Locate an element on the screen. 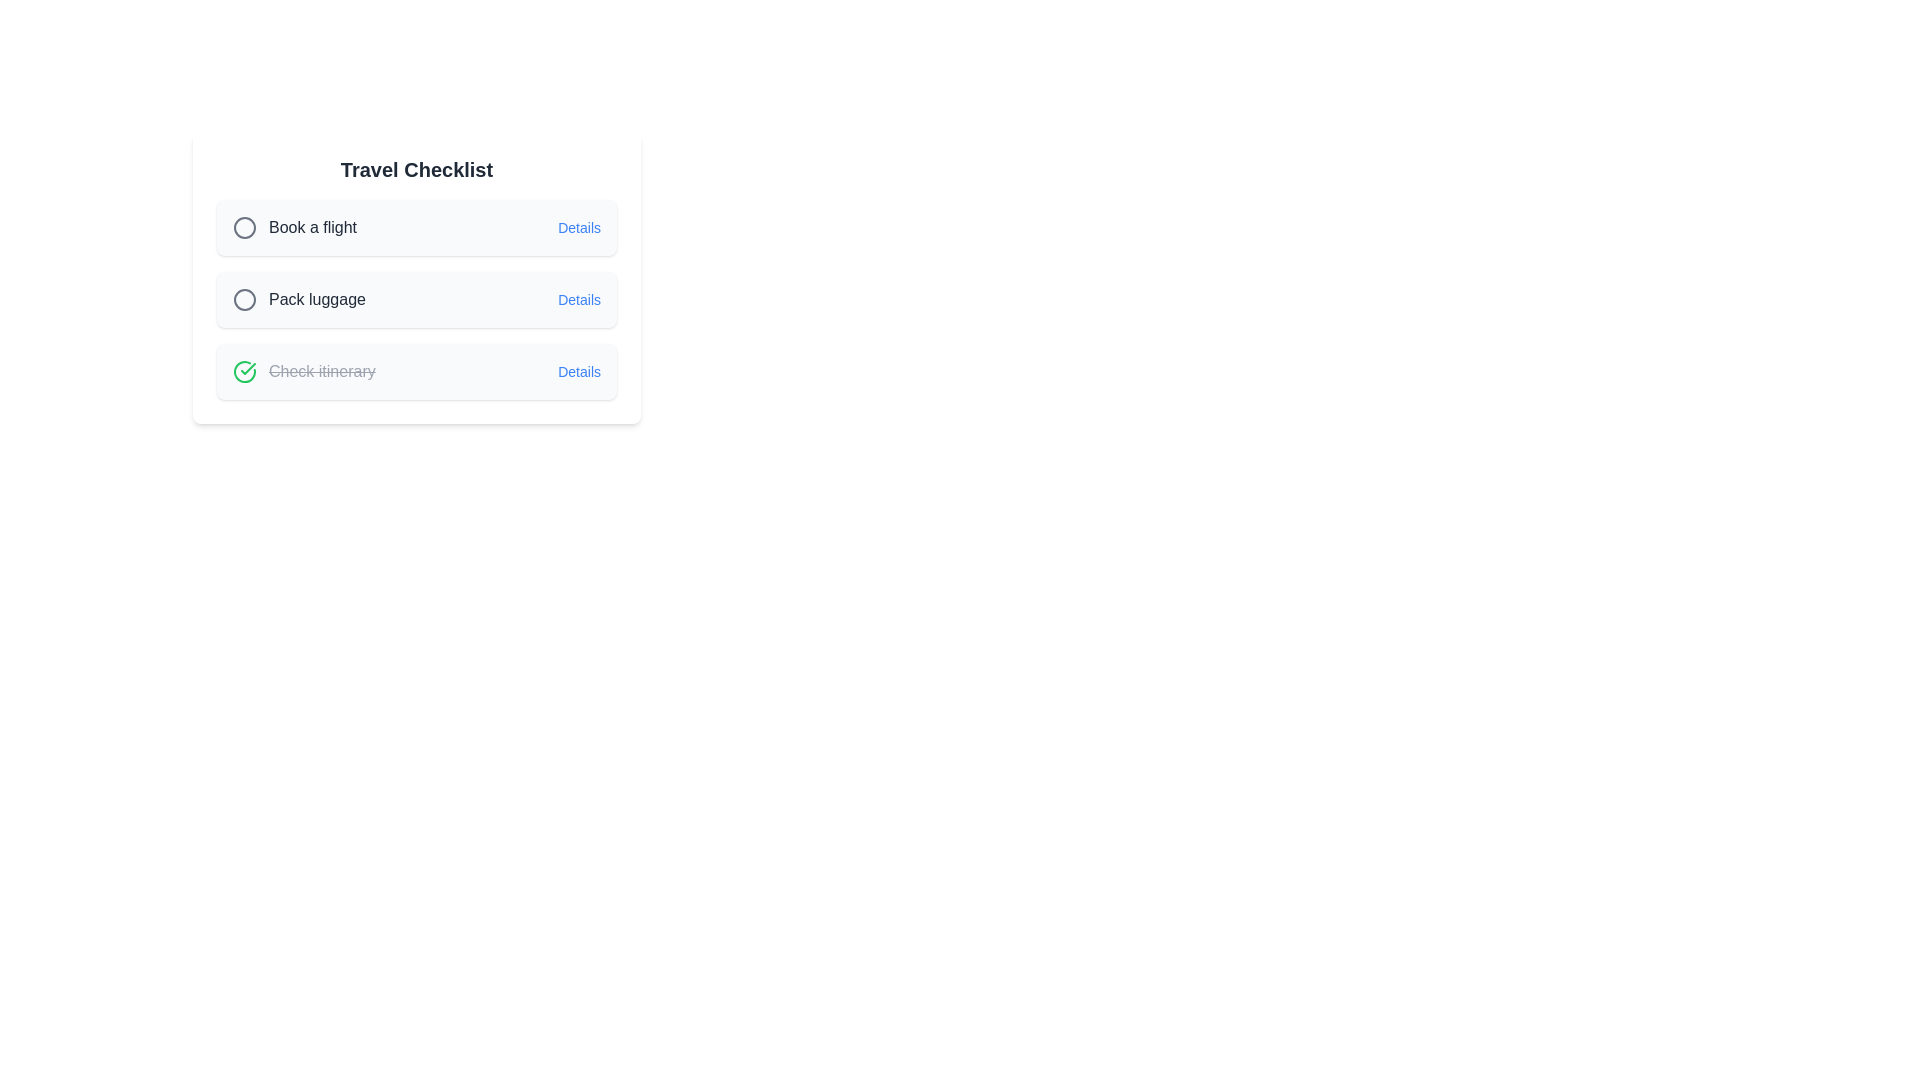 The height and width of the screenshot is (1080, 1920). the blue text labeled 'Details' which is located on the right side of the second row in a vertical checklist, aligned with 'Pack luggage' is located at coordinates (578, 300).